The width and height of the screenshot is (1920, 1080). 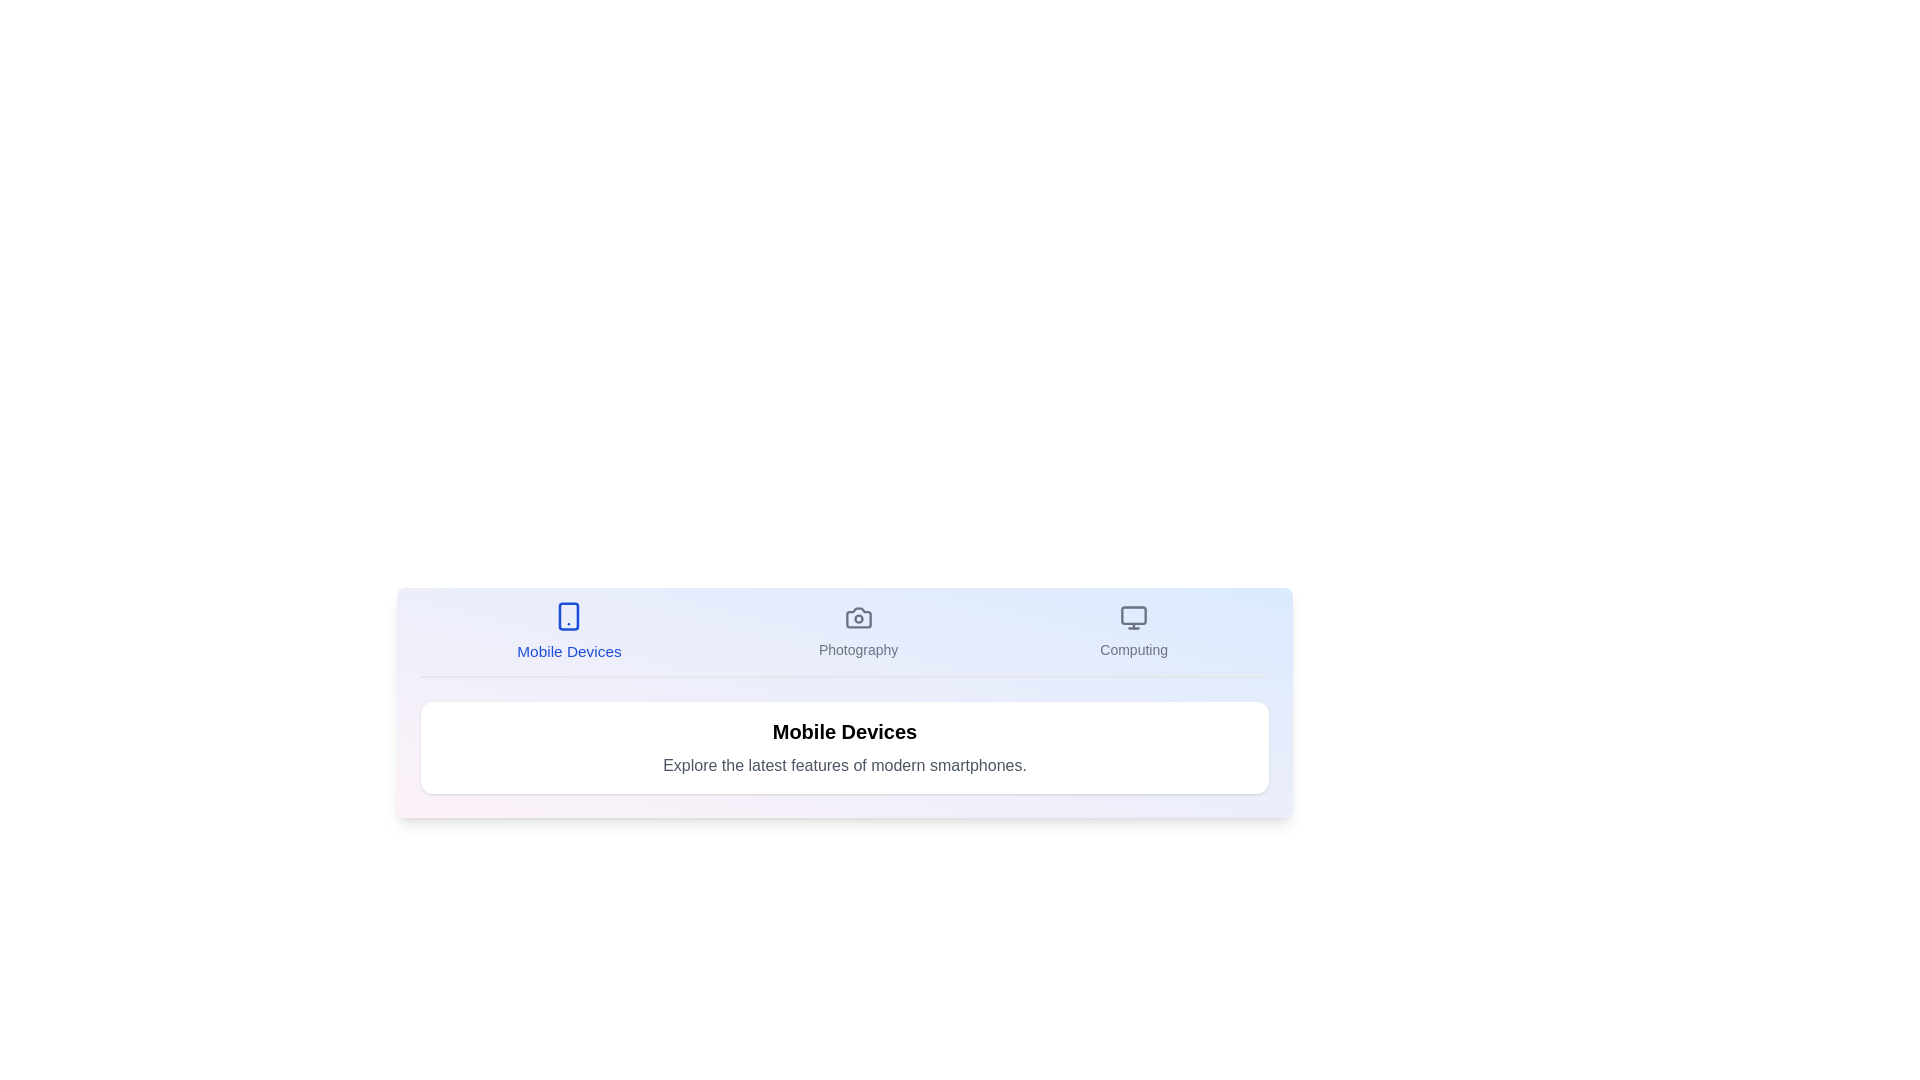 I want to click on the tab labeled 'Photography' to inspect its associated icon, so click(x=858, y=632).